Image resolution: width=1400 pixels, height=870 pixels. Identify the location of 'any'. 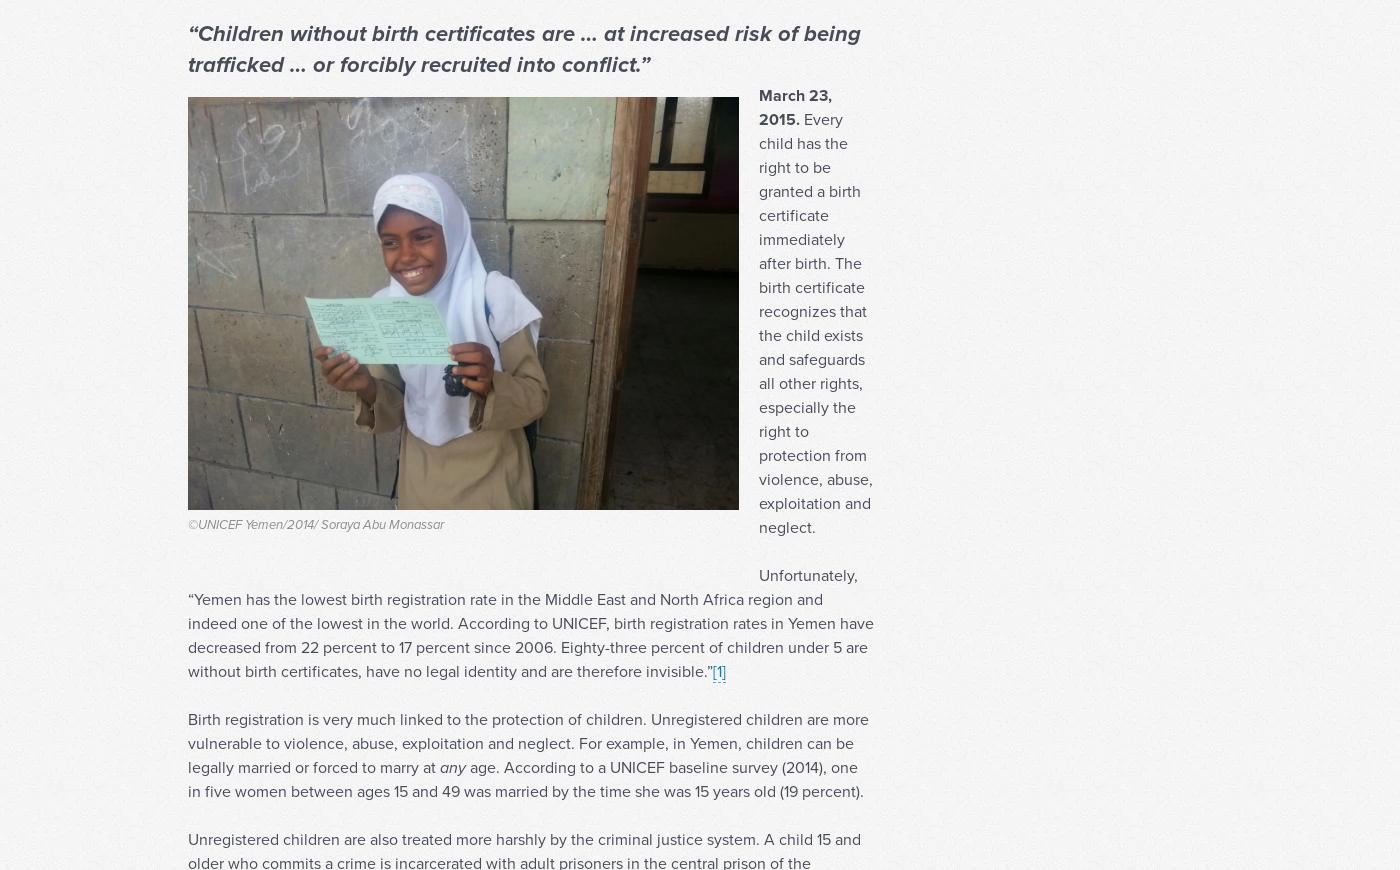
(453, 805).